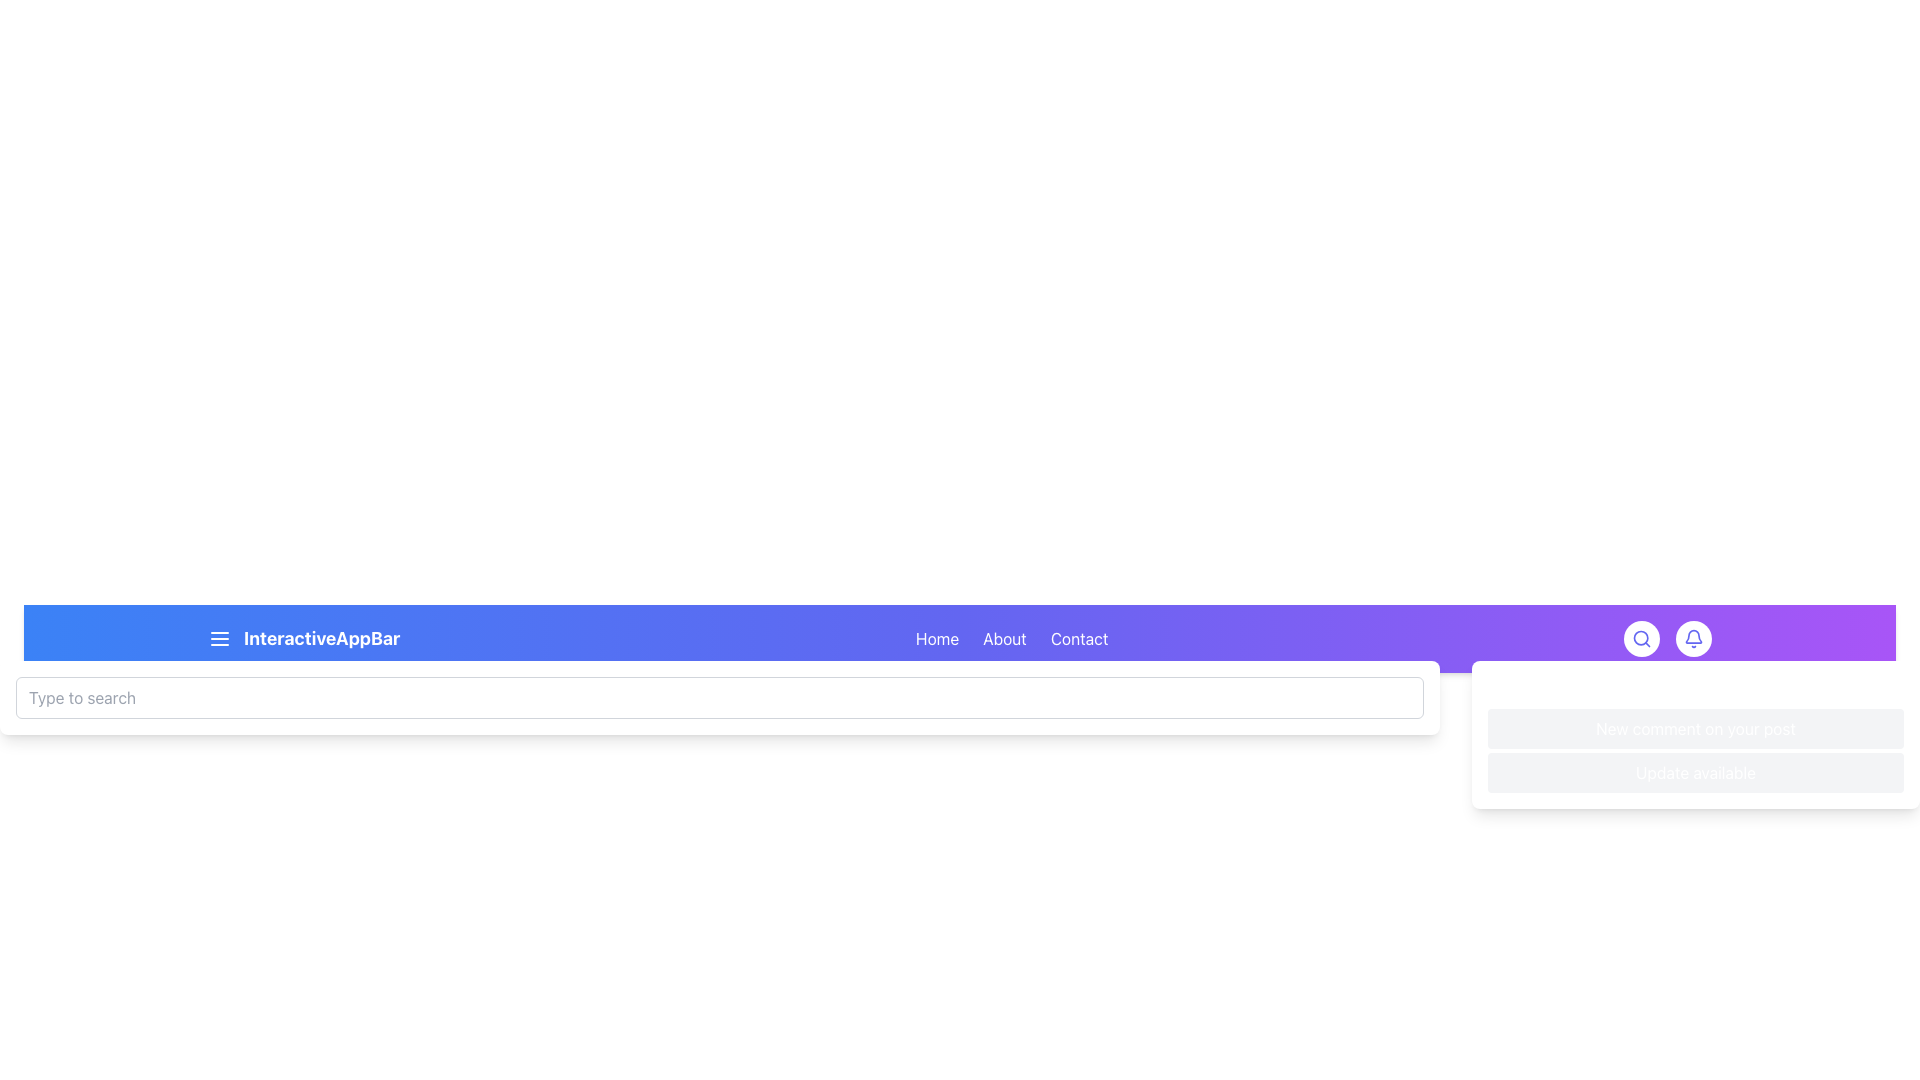 Image resolution: width=1920 pixels, height=1080 pixels. What do you see at coordinates (322, 639) in the screenshot?
I see `the Text Label that serves as a title or identifier for the application, located in the top navigation bar, directly right of the hamburger menu icon` at bounding box center [322, 639].